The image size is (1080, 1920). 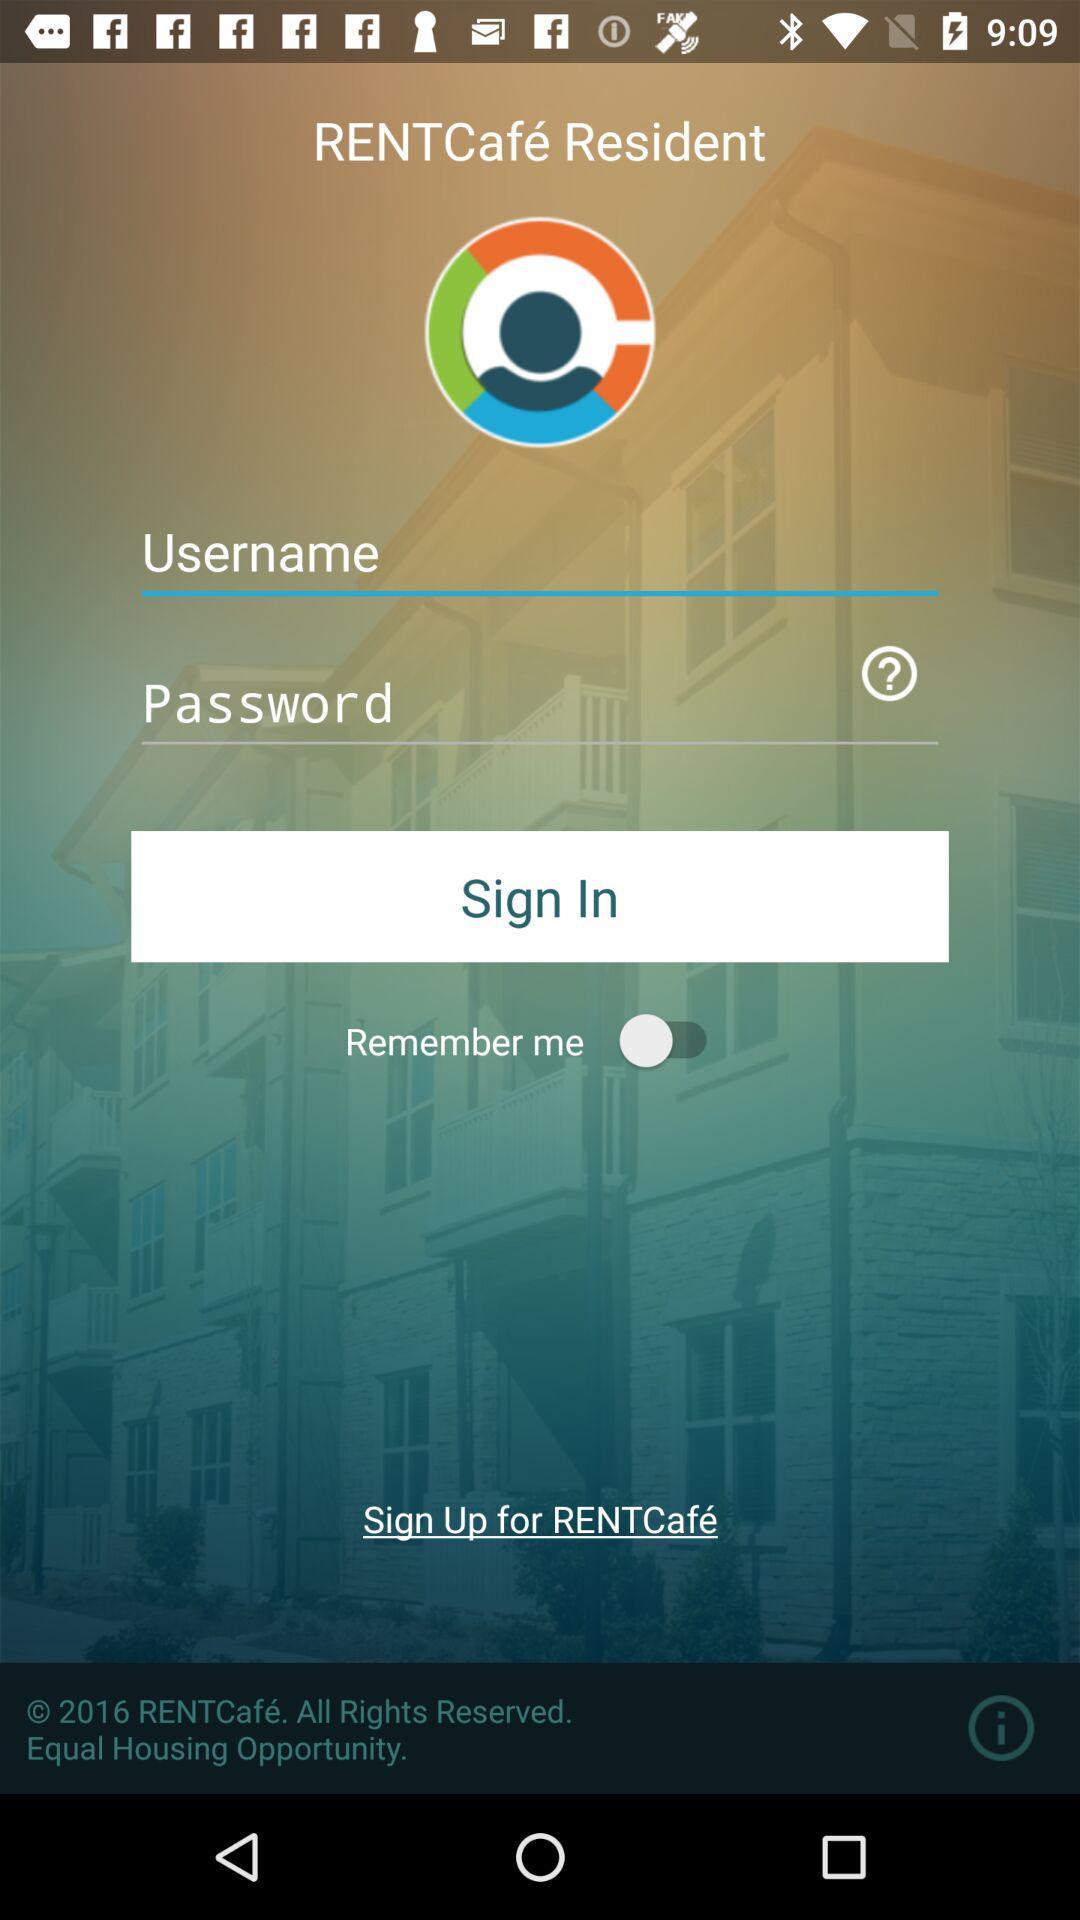 What do you see at coordinates (540, 702) in the screenshot?
I see `texte box to fill in password` at bounding box center [540, 702].